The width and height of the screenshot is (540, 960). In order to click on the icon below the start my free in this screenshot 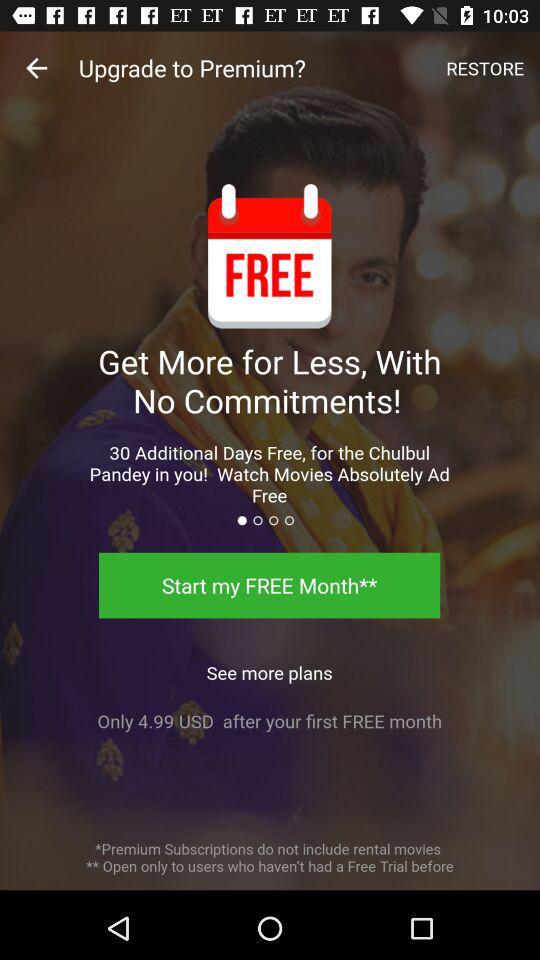, I will do `click(269, 667)`.